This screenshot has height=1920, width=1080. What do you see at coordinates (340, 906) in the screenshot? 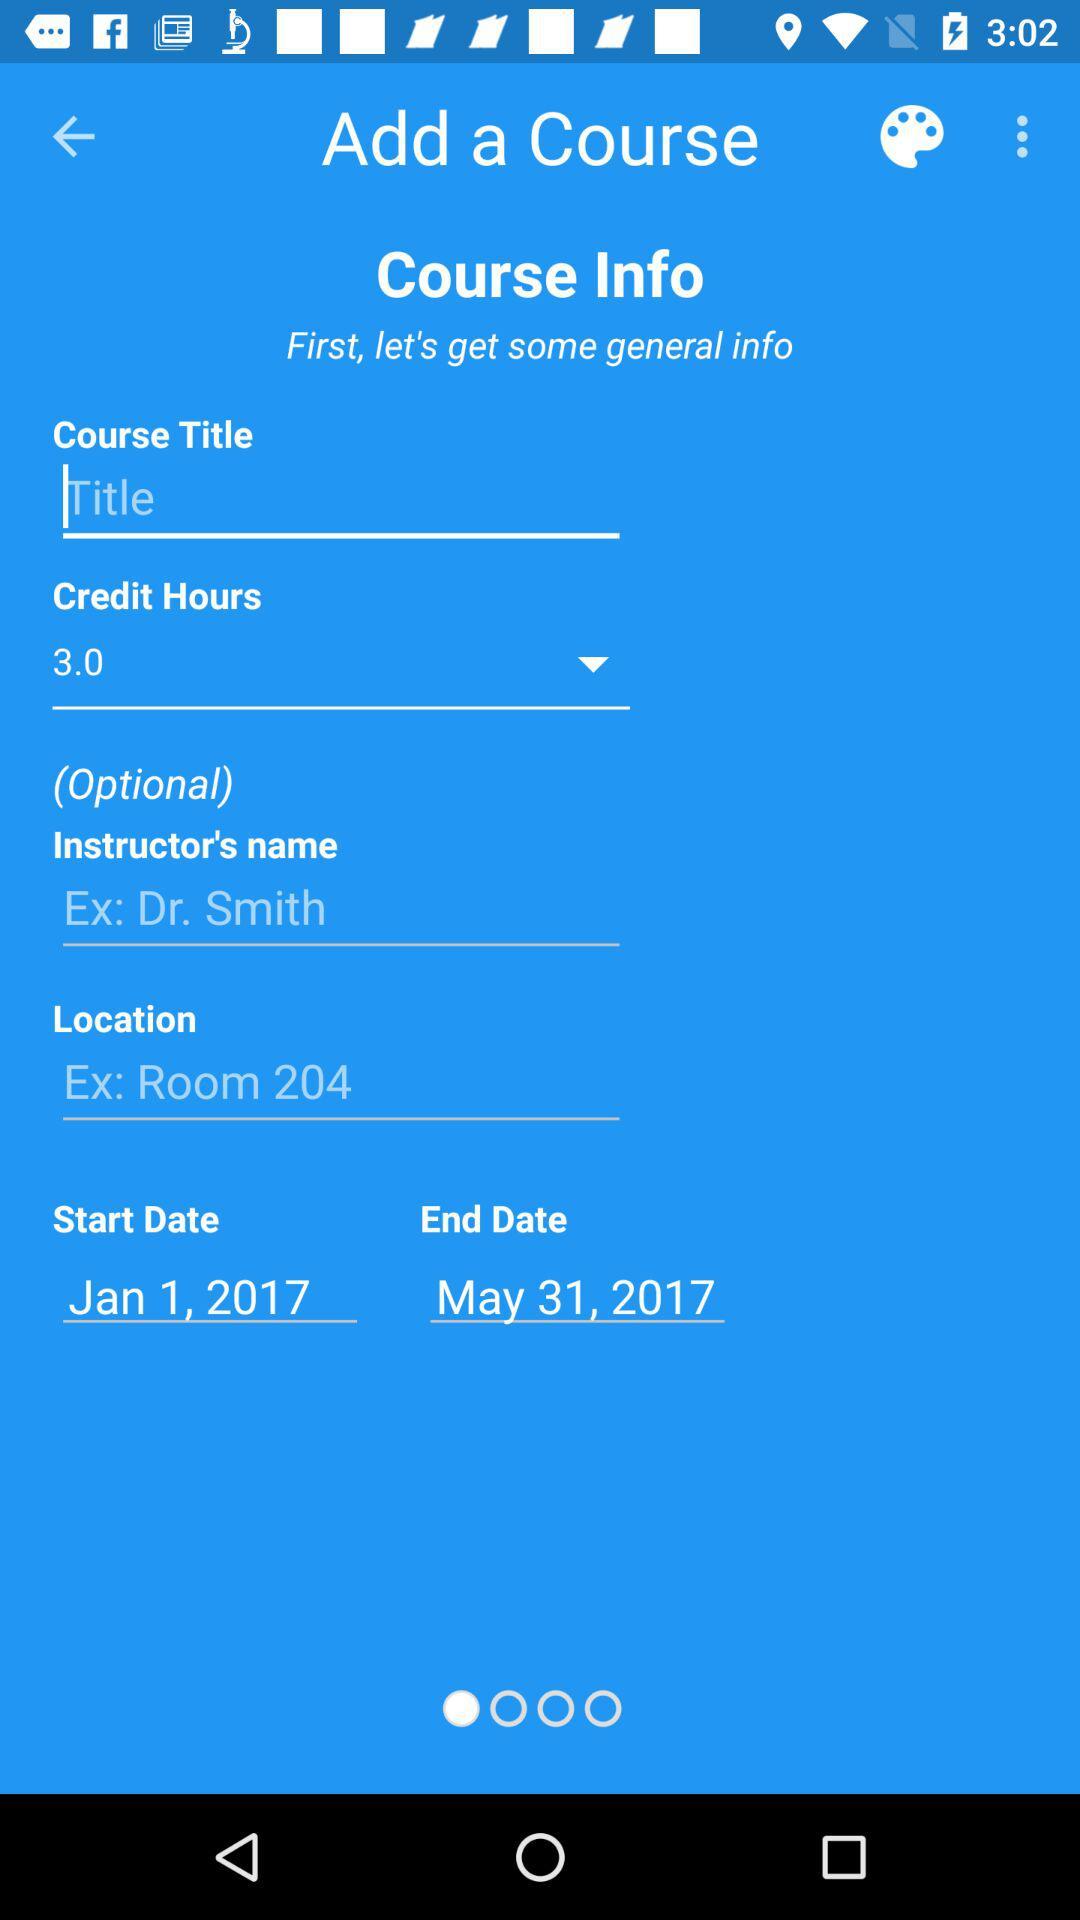
I see `type in instructor 's name` at bounding box center [340, 906].